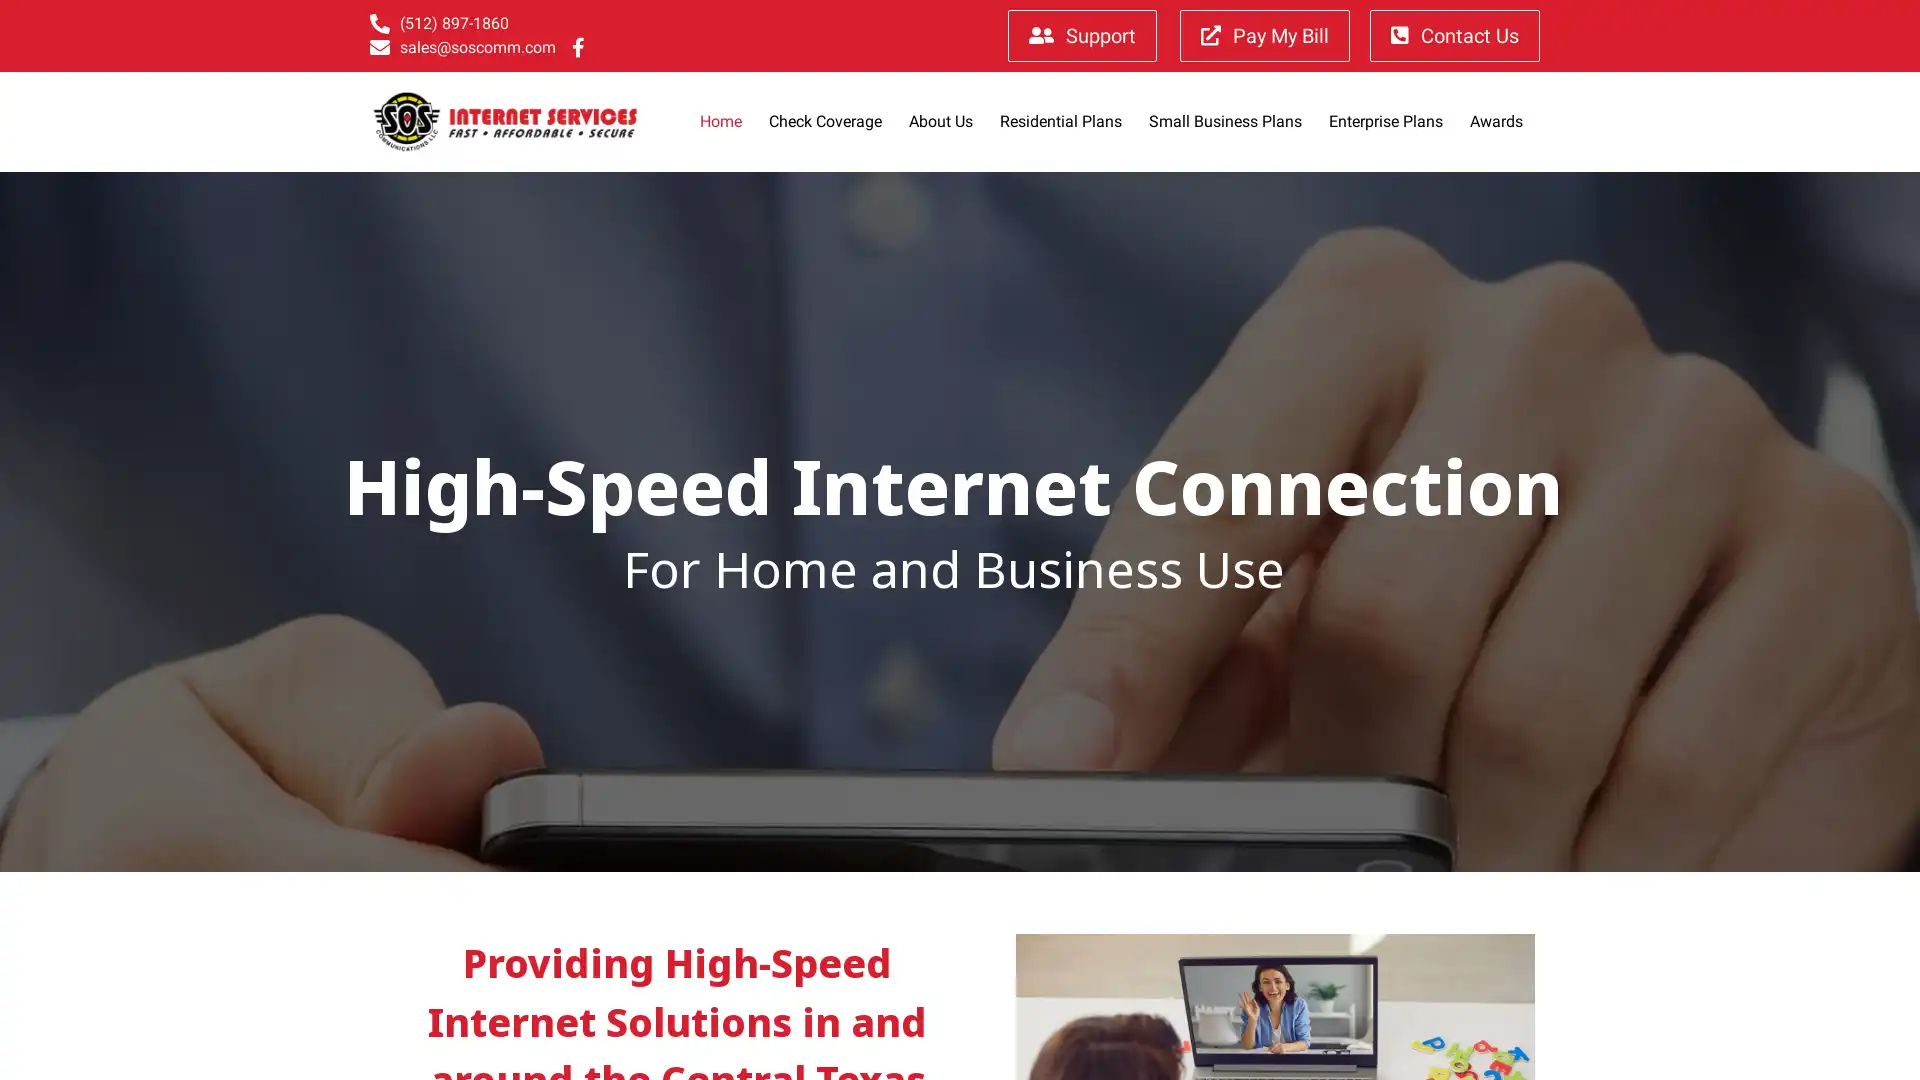  Describe the element at coordinates (1454, 35) in the screenshot. I see `Contact Us` at that location.